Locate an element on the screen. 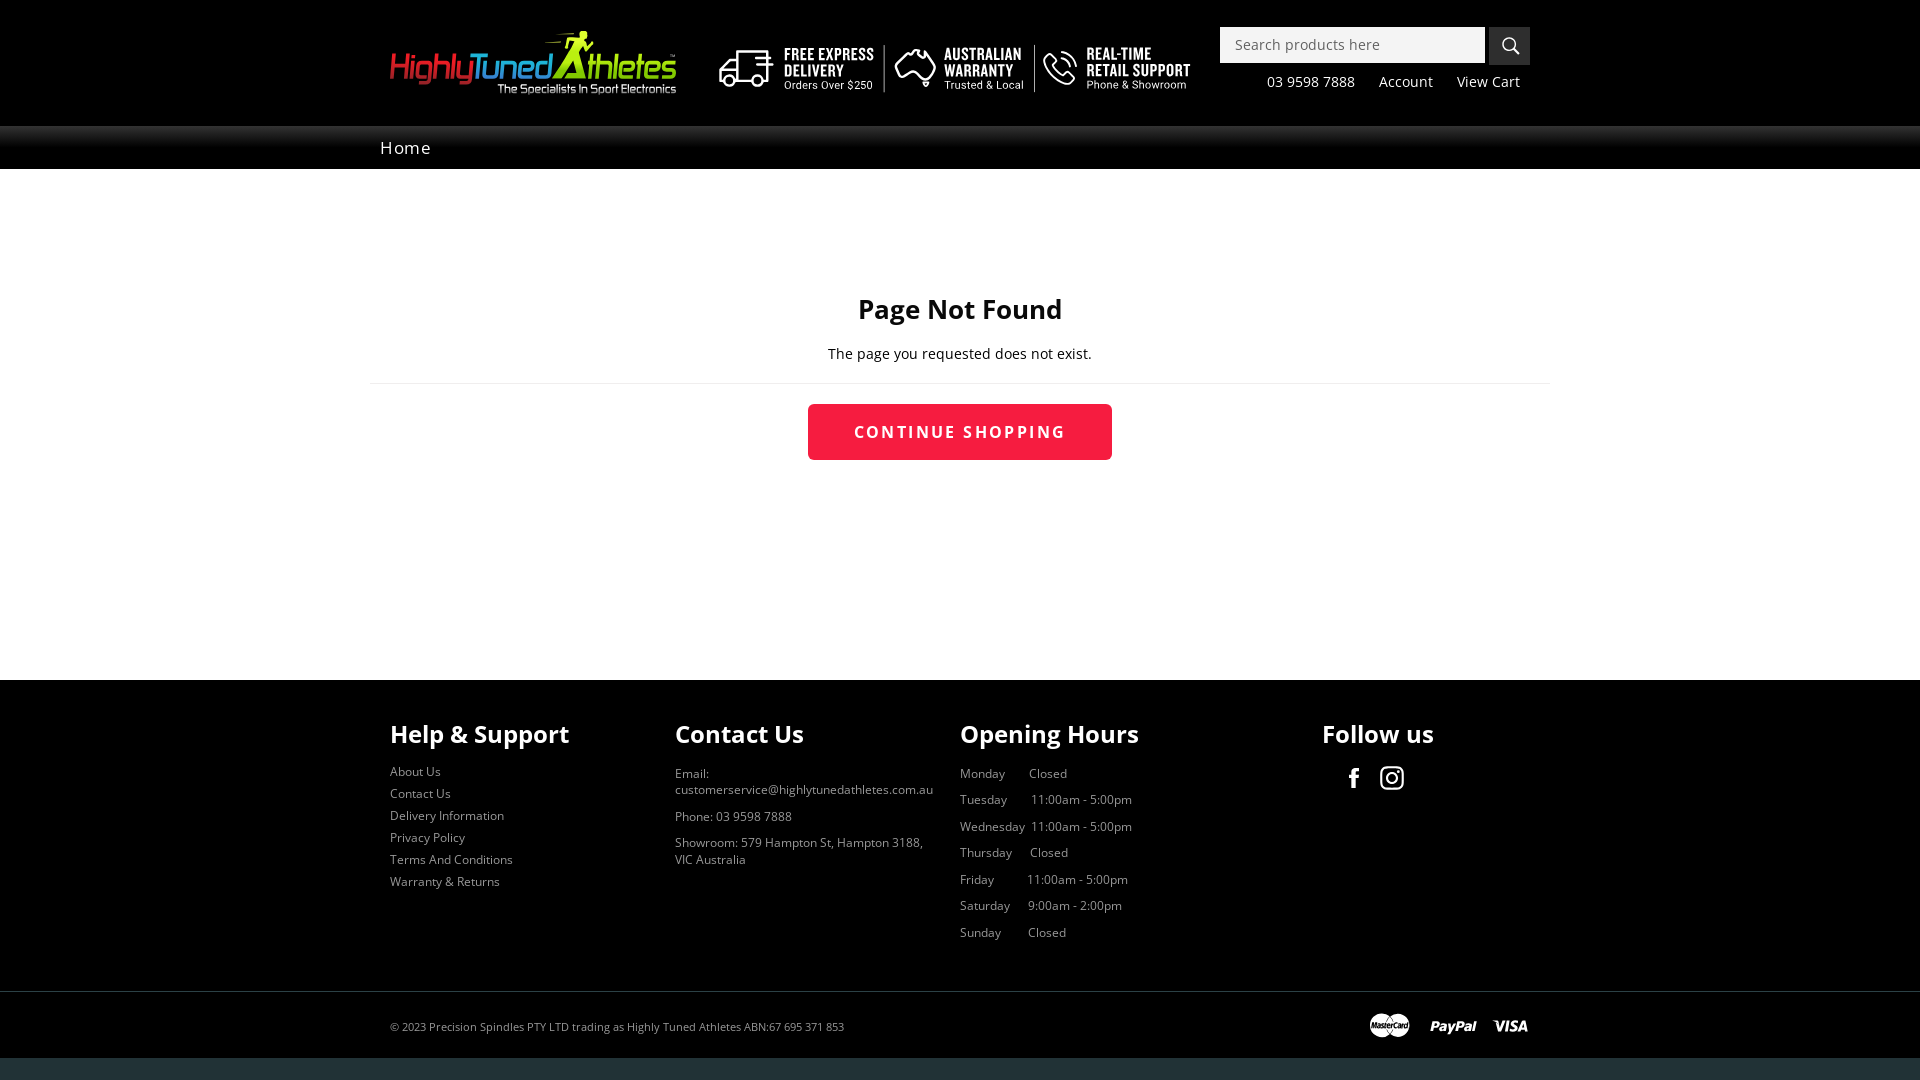  'Account' is located at coordinates (1367, 80).